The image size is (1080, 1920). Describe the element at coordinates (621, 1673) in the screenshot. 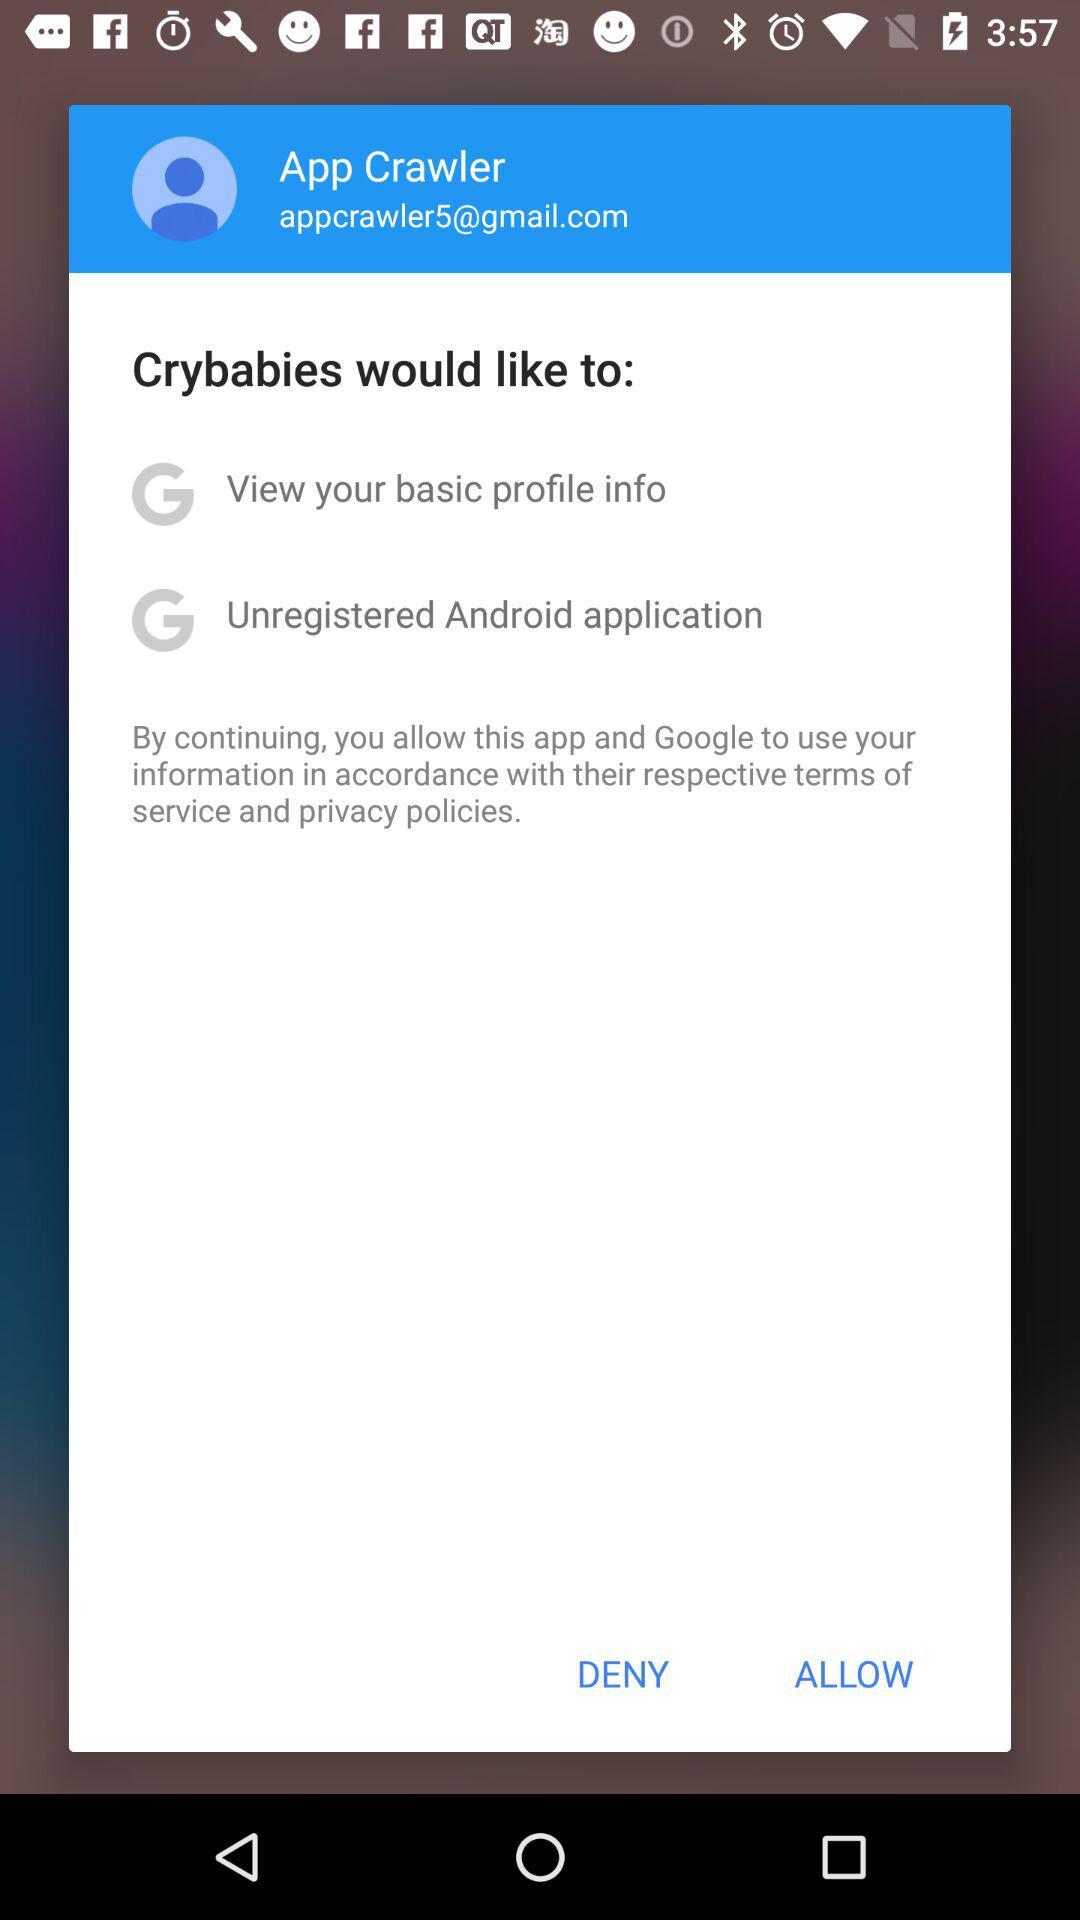

I see `icon to the left of allow item` at that location.